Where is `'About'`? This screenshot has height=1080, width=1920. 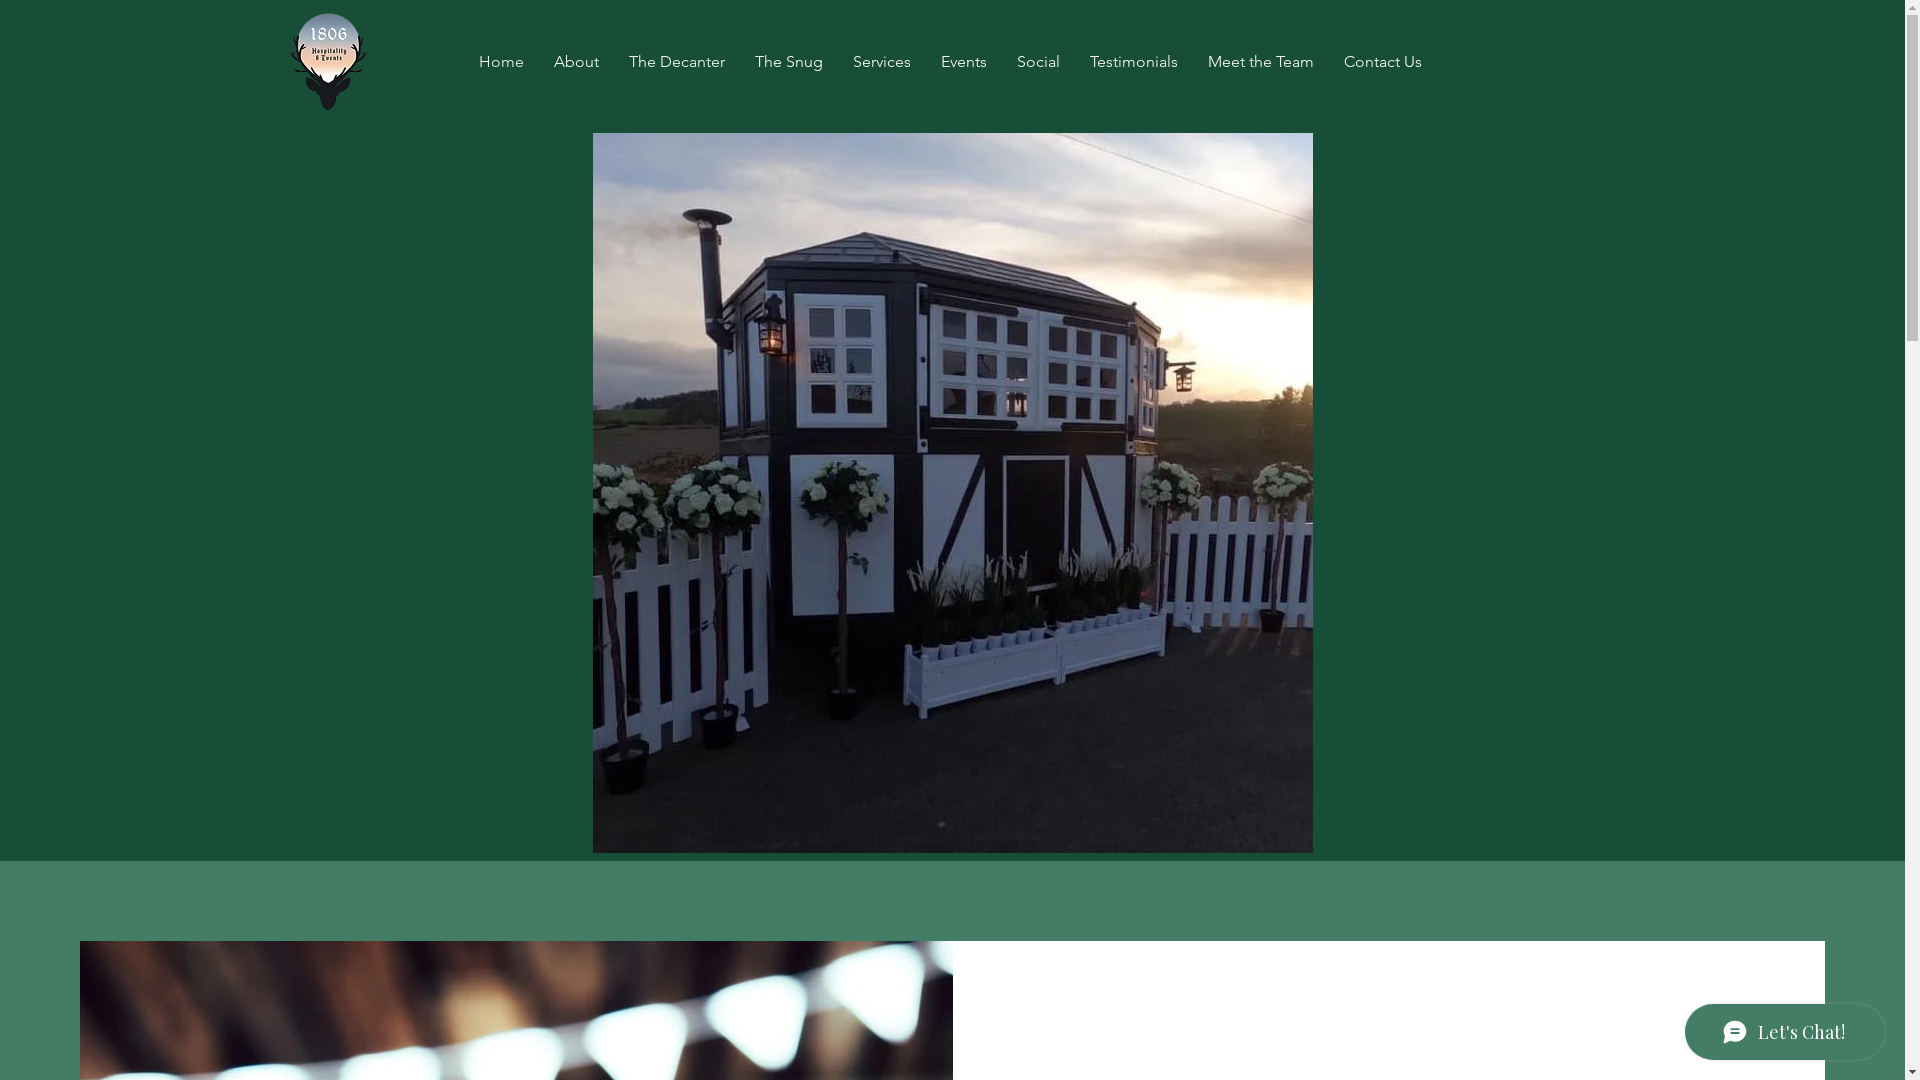
'About' is located at coordinates (574, 60).